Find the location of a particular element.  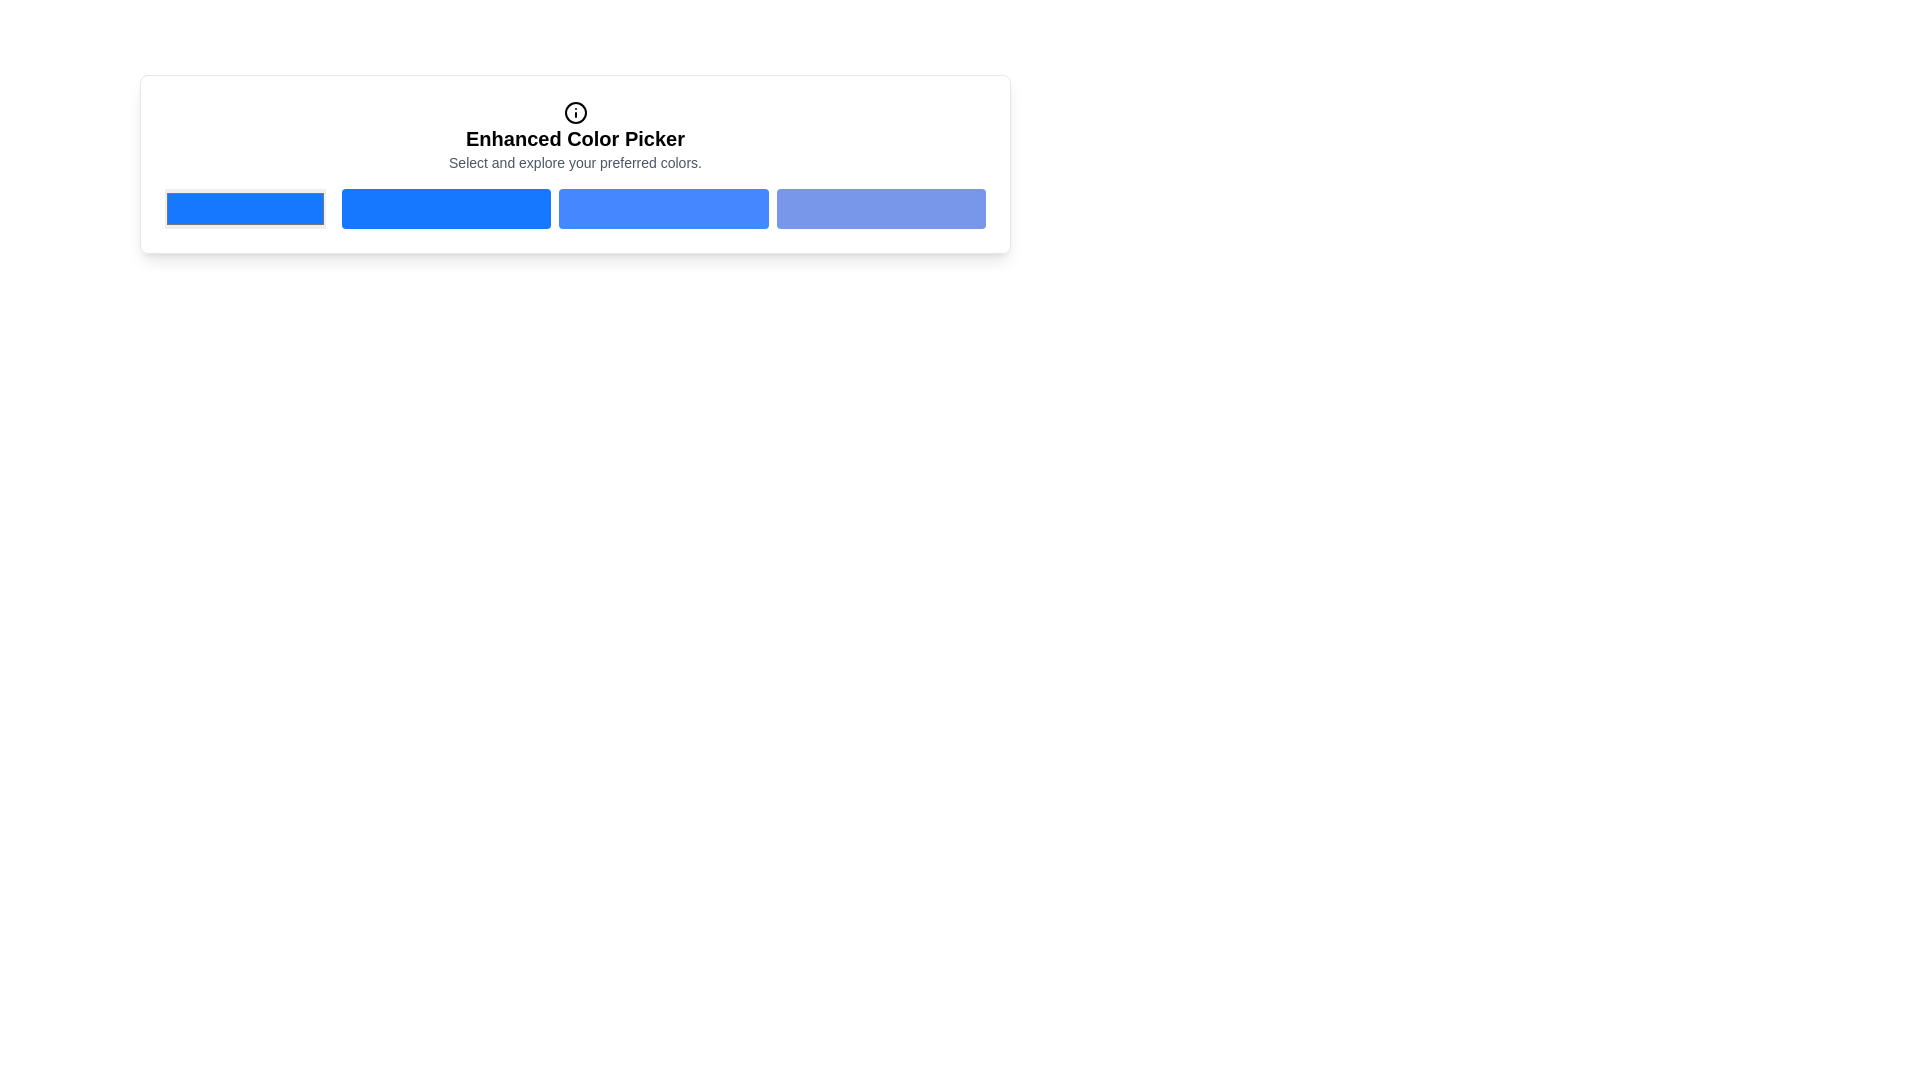

the innermost circle of the SVG graphic located directly above the 'Enhanced Color Picker' text in the header area is located at coordinates (574, 112).